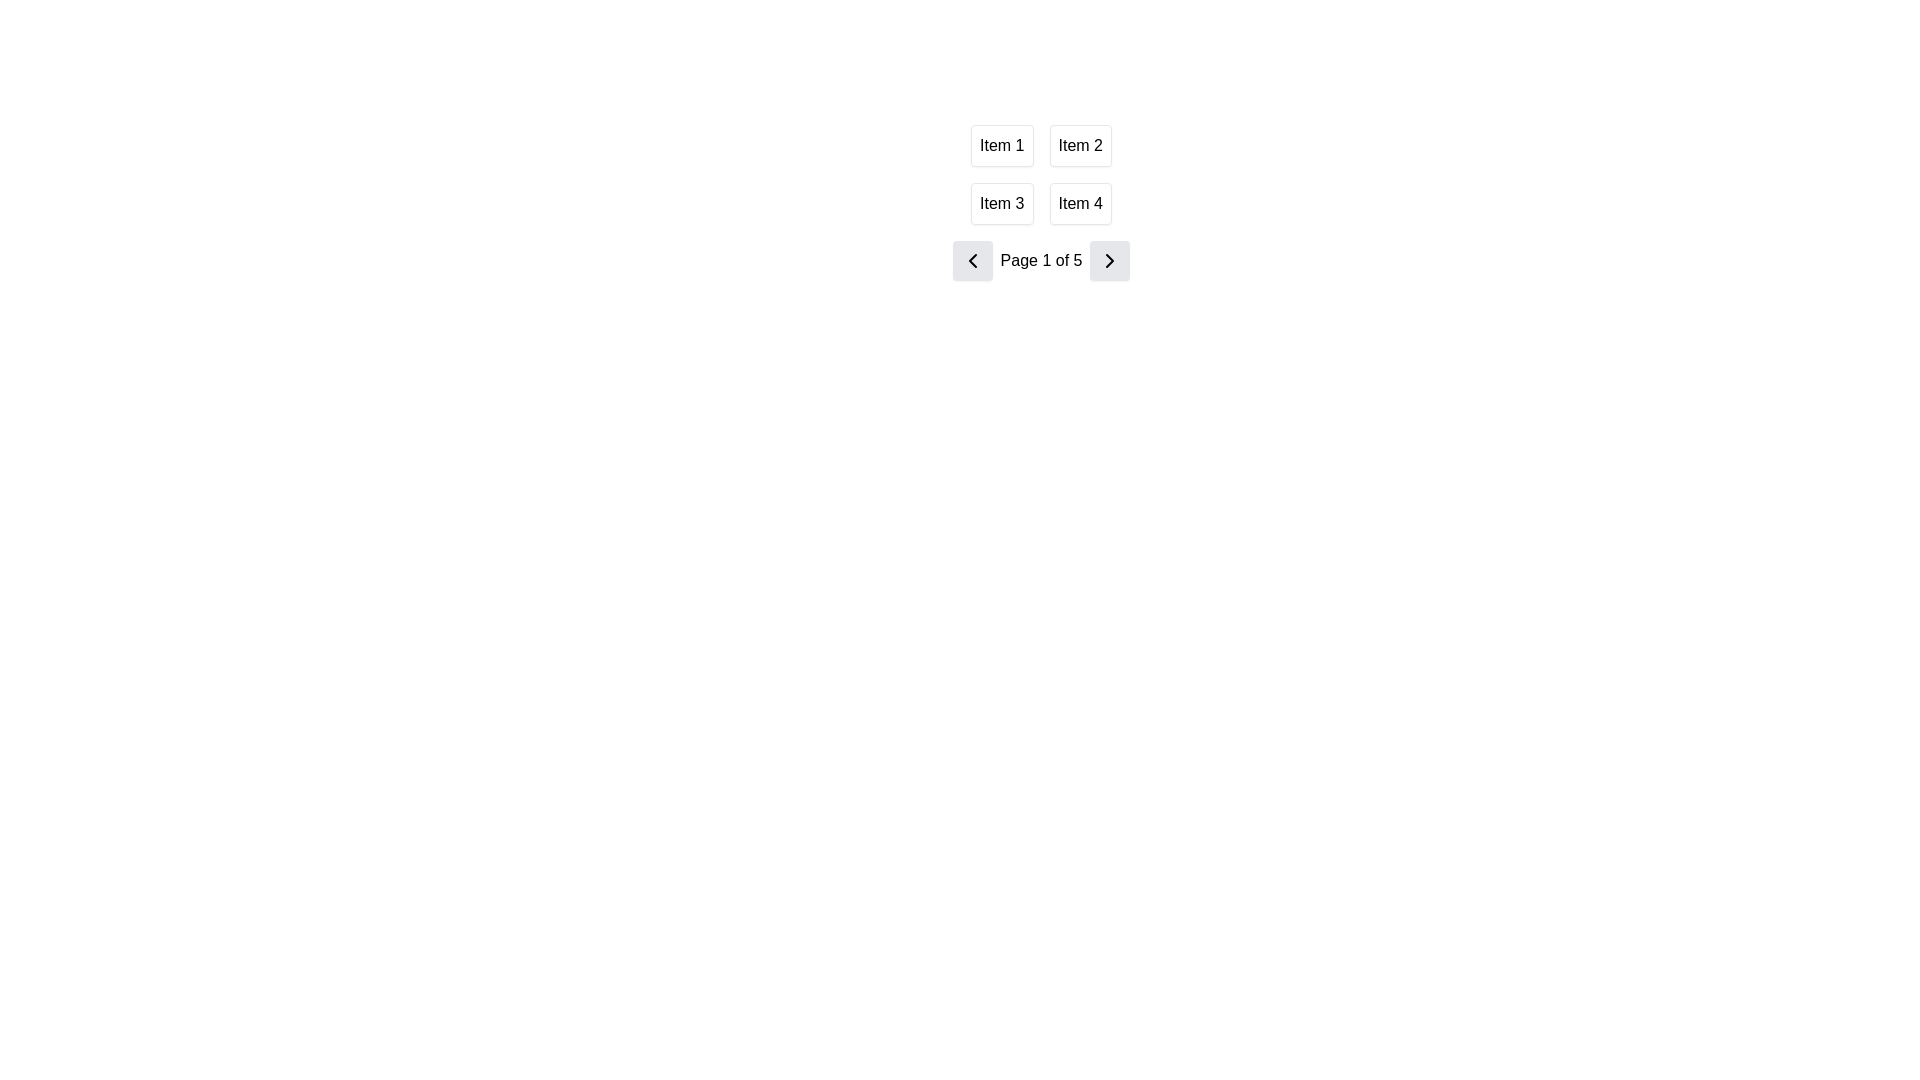  I want to click on text label displaying the current page number and total pages in the pagination component, located at the center-bottom of the interface, so click(1040, 260).